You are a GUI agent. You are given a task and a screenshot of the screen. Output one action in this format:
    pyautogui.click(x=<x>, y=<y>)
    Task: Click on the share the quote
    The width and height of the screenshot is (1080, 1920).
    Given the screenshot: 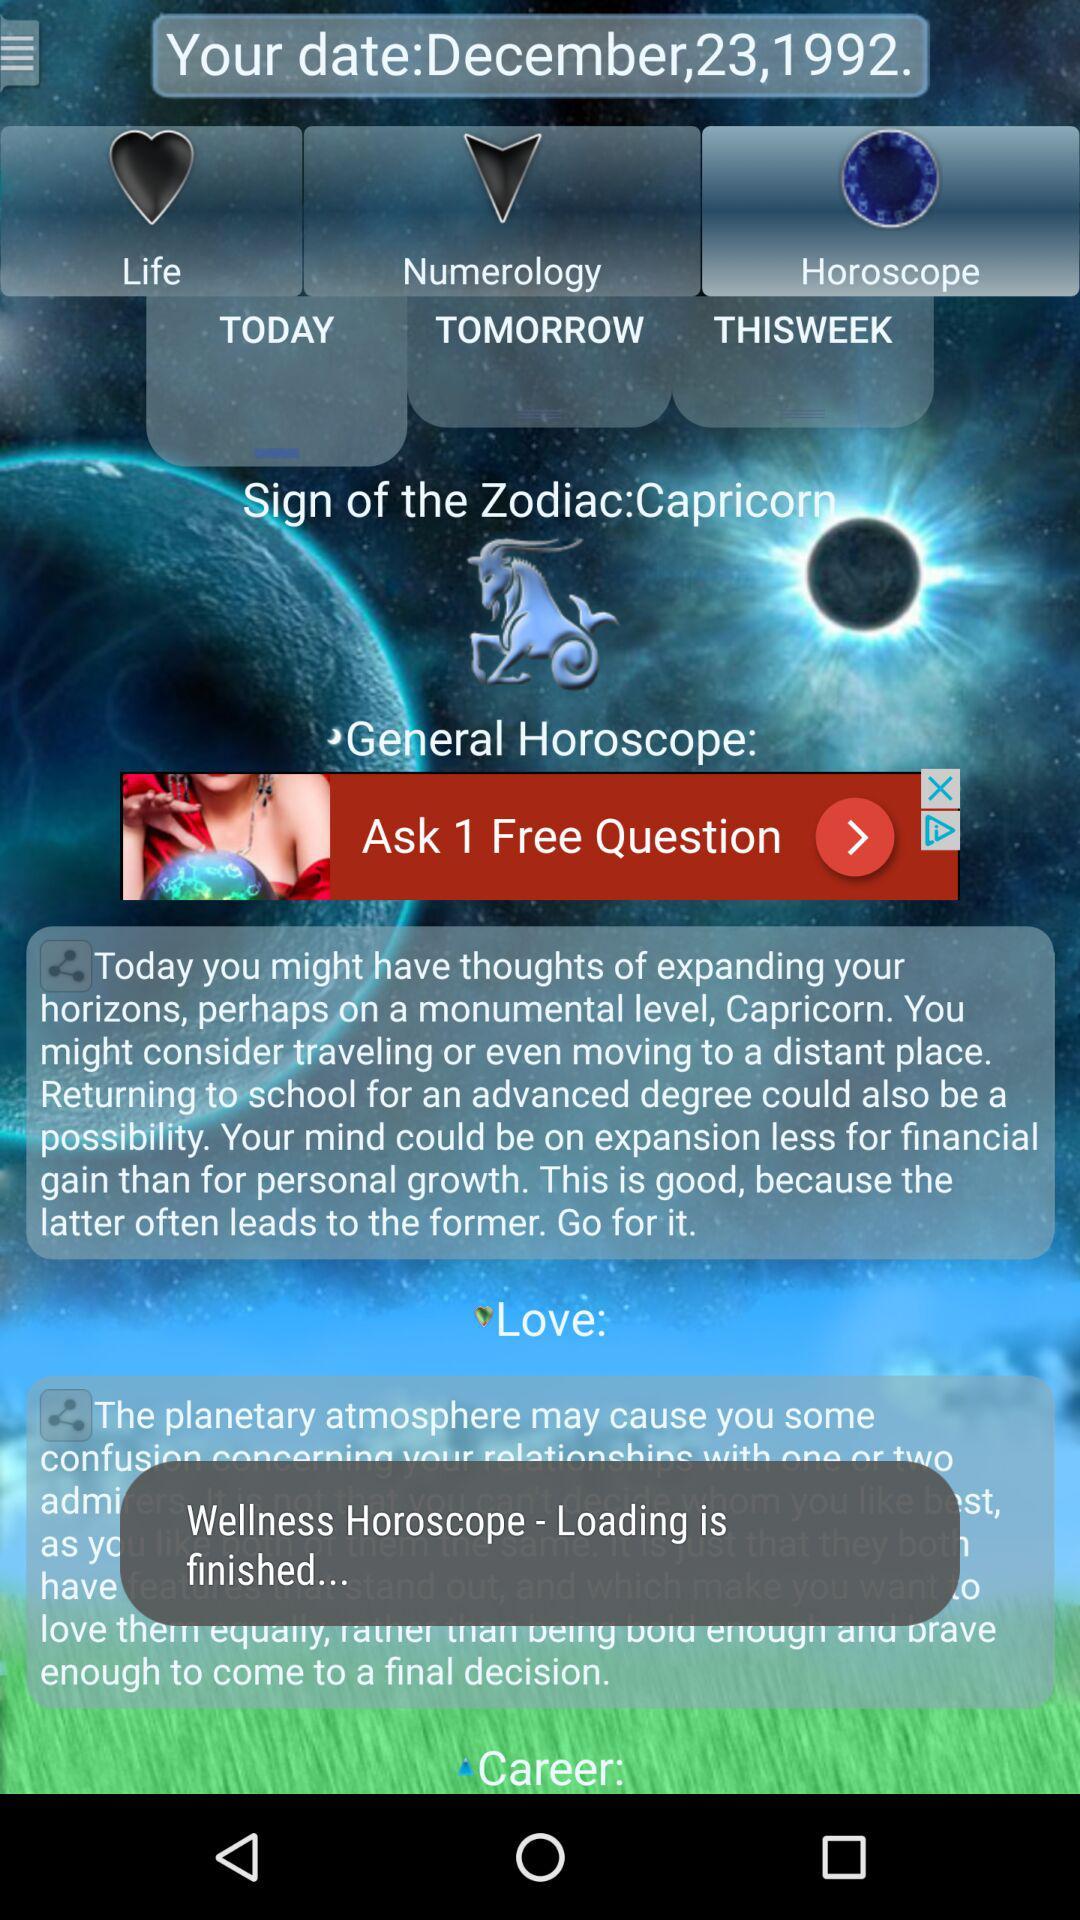 What is the action you would take?
    pyautogui.click(x=64, y=1414)
    